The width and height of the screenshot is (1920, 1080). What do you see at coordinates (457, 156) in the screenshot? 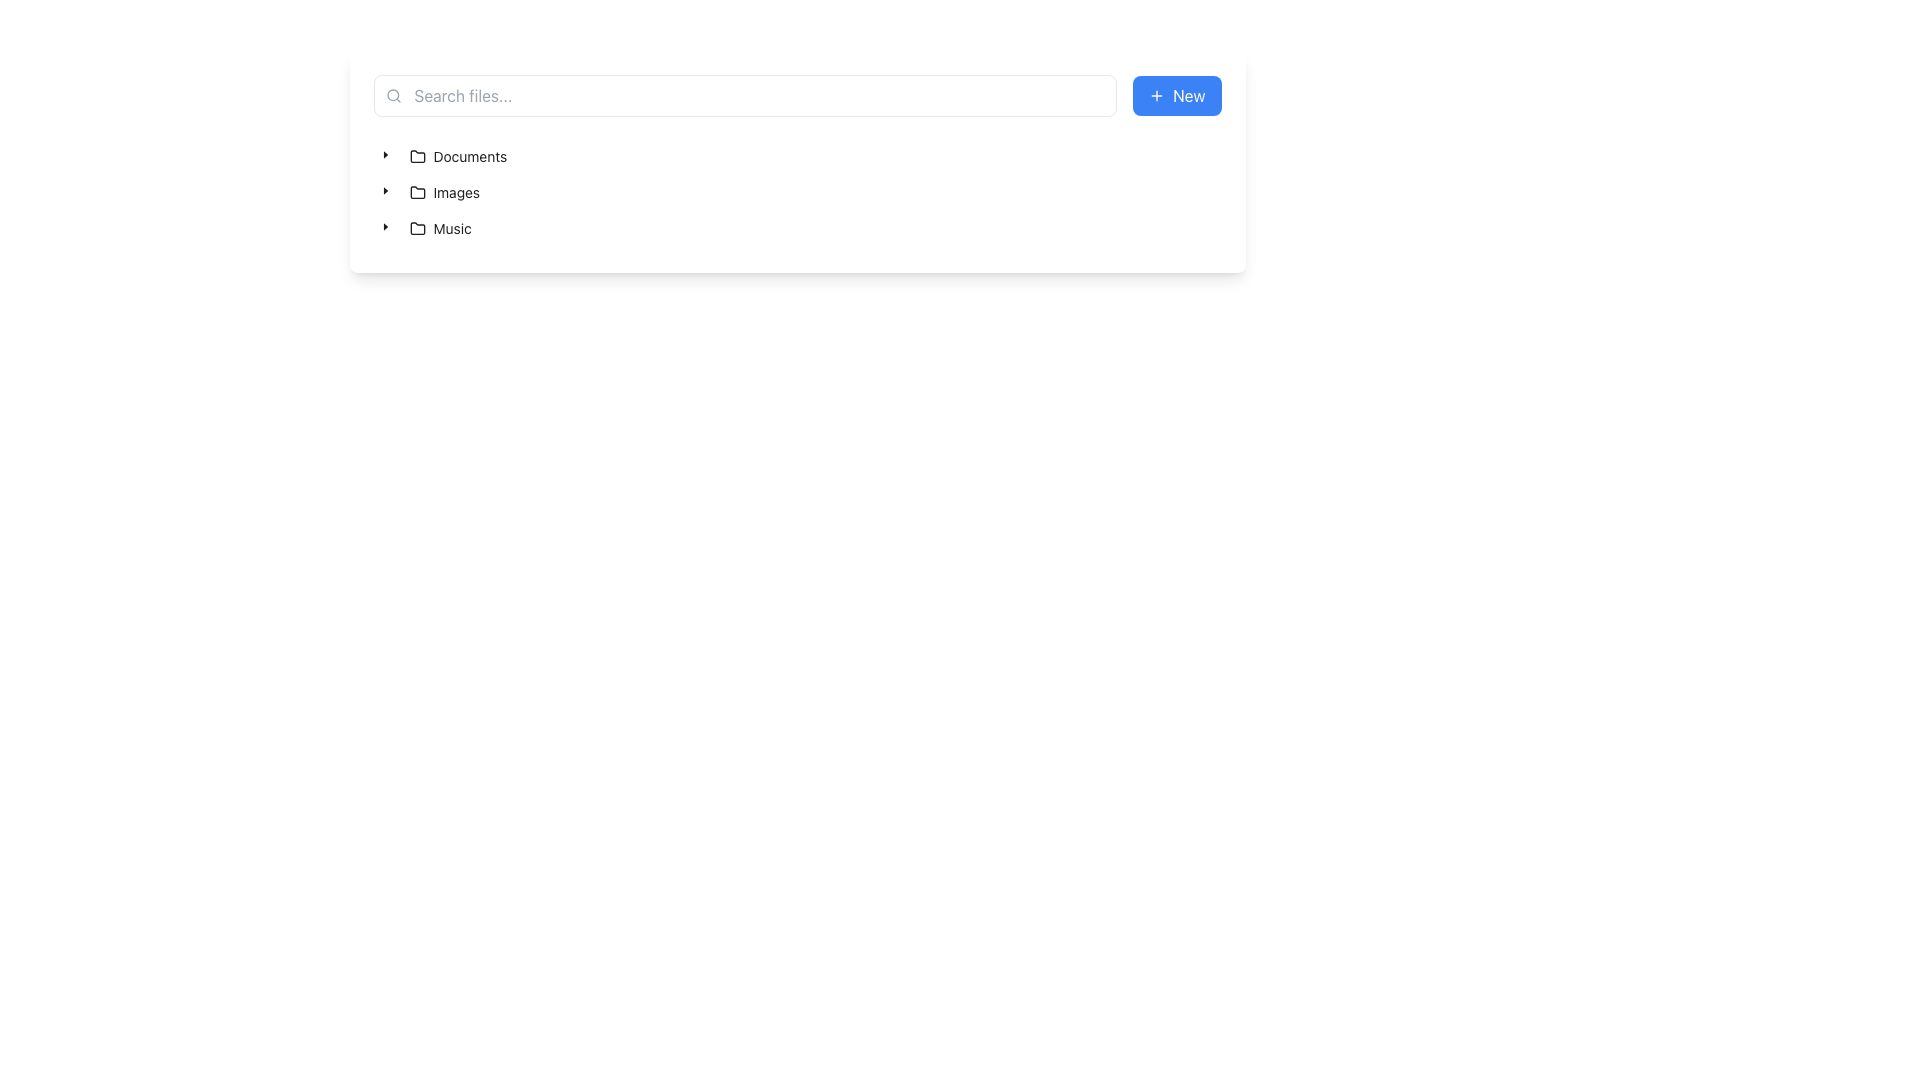
I see `the 'Documents' Tree item in the collapsible file directory to possibly display additional information or a tooltip` at bounding box center [457, 156].